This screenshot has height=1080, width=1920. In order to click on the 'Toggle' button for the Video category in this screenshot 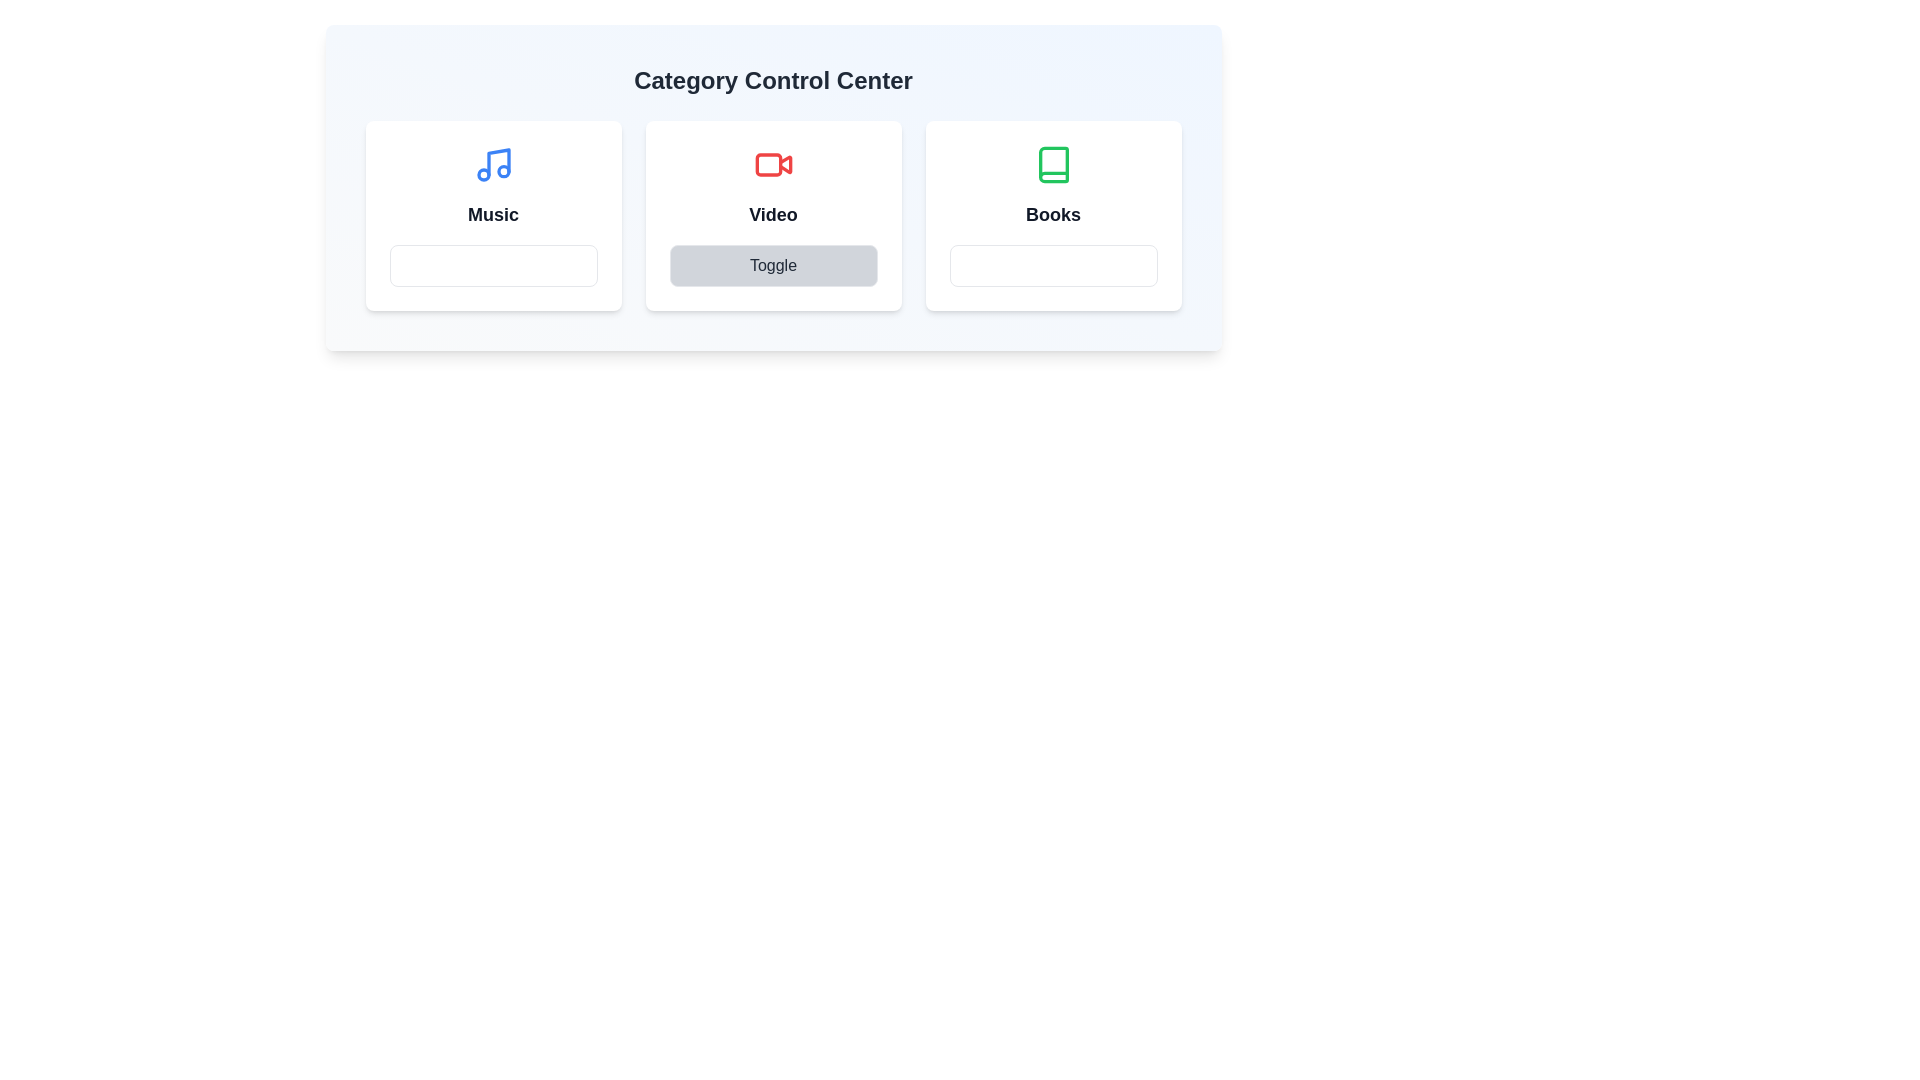, I will do `click(772, 265)`.